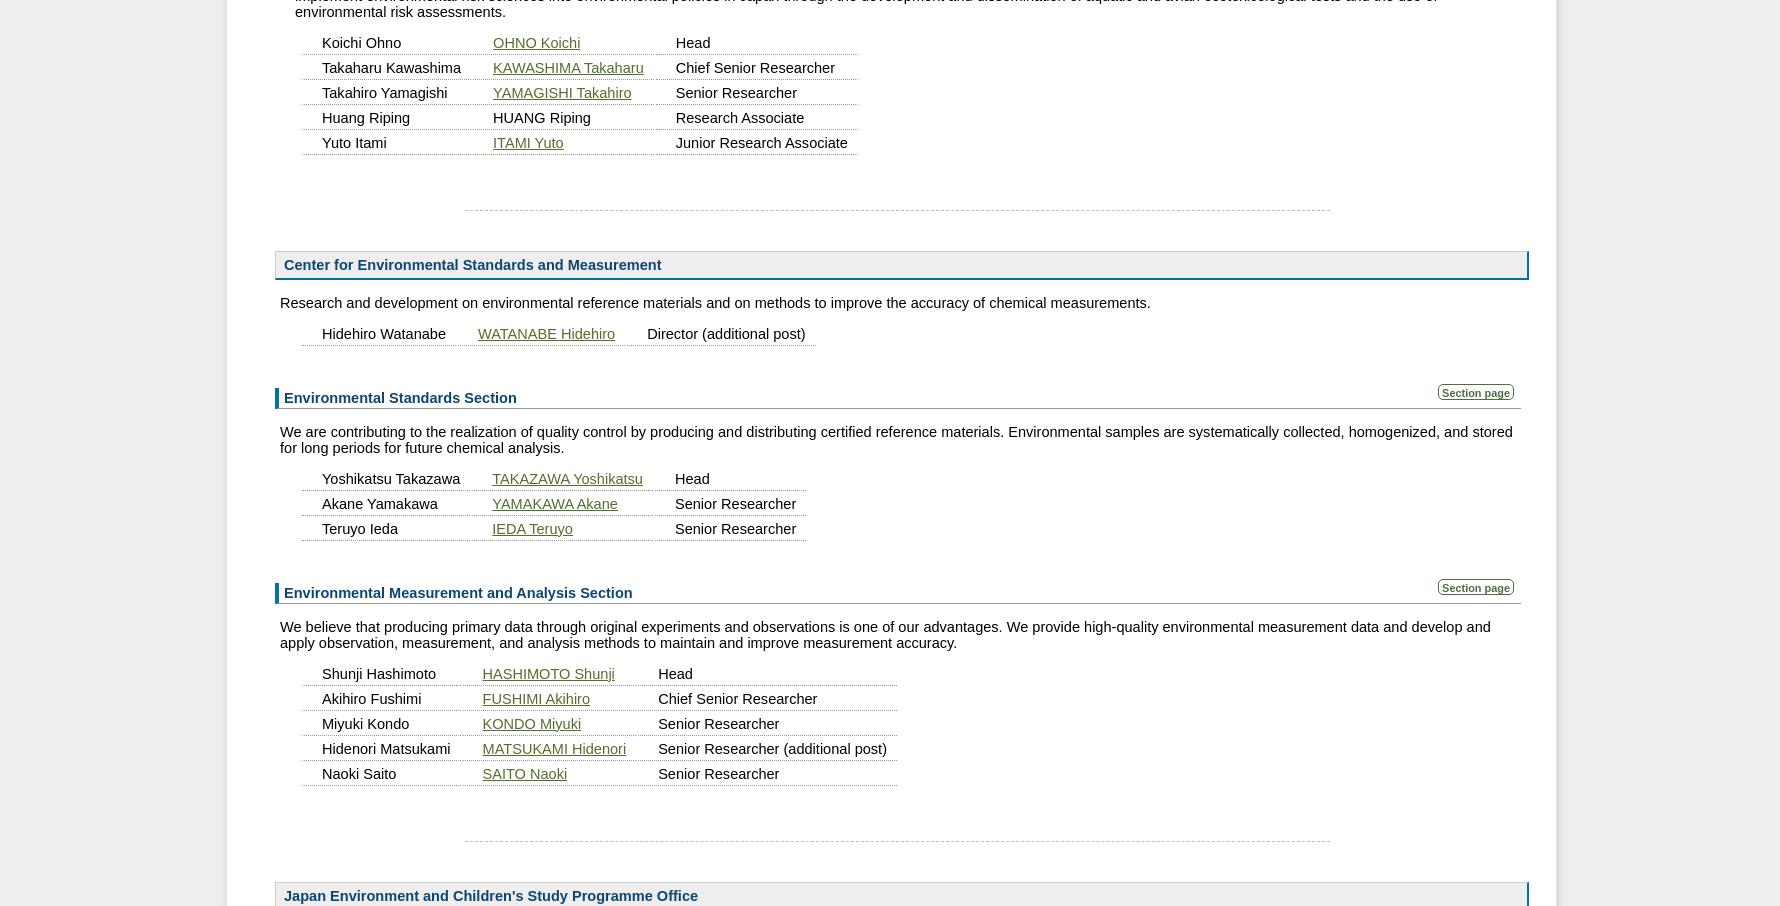  I want to click on 'ITAMI Yuto', so click(526, 141).